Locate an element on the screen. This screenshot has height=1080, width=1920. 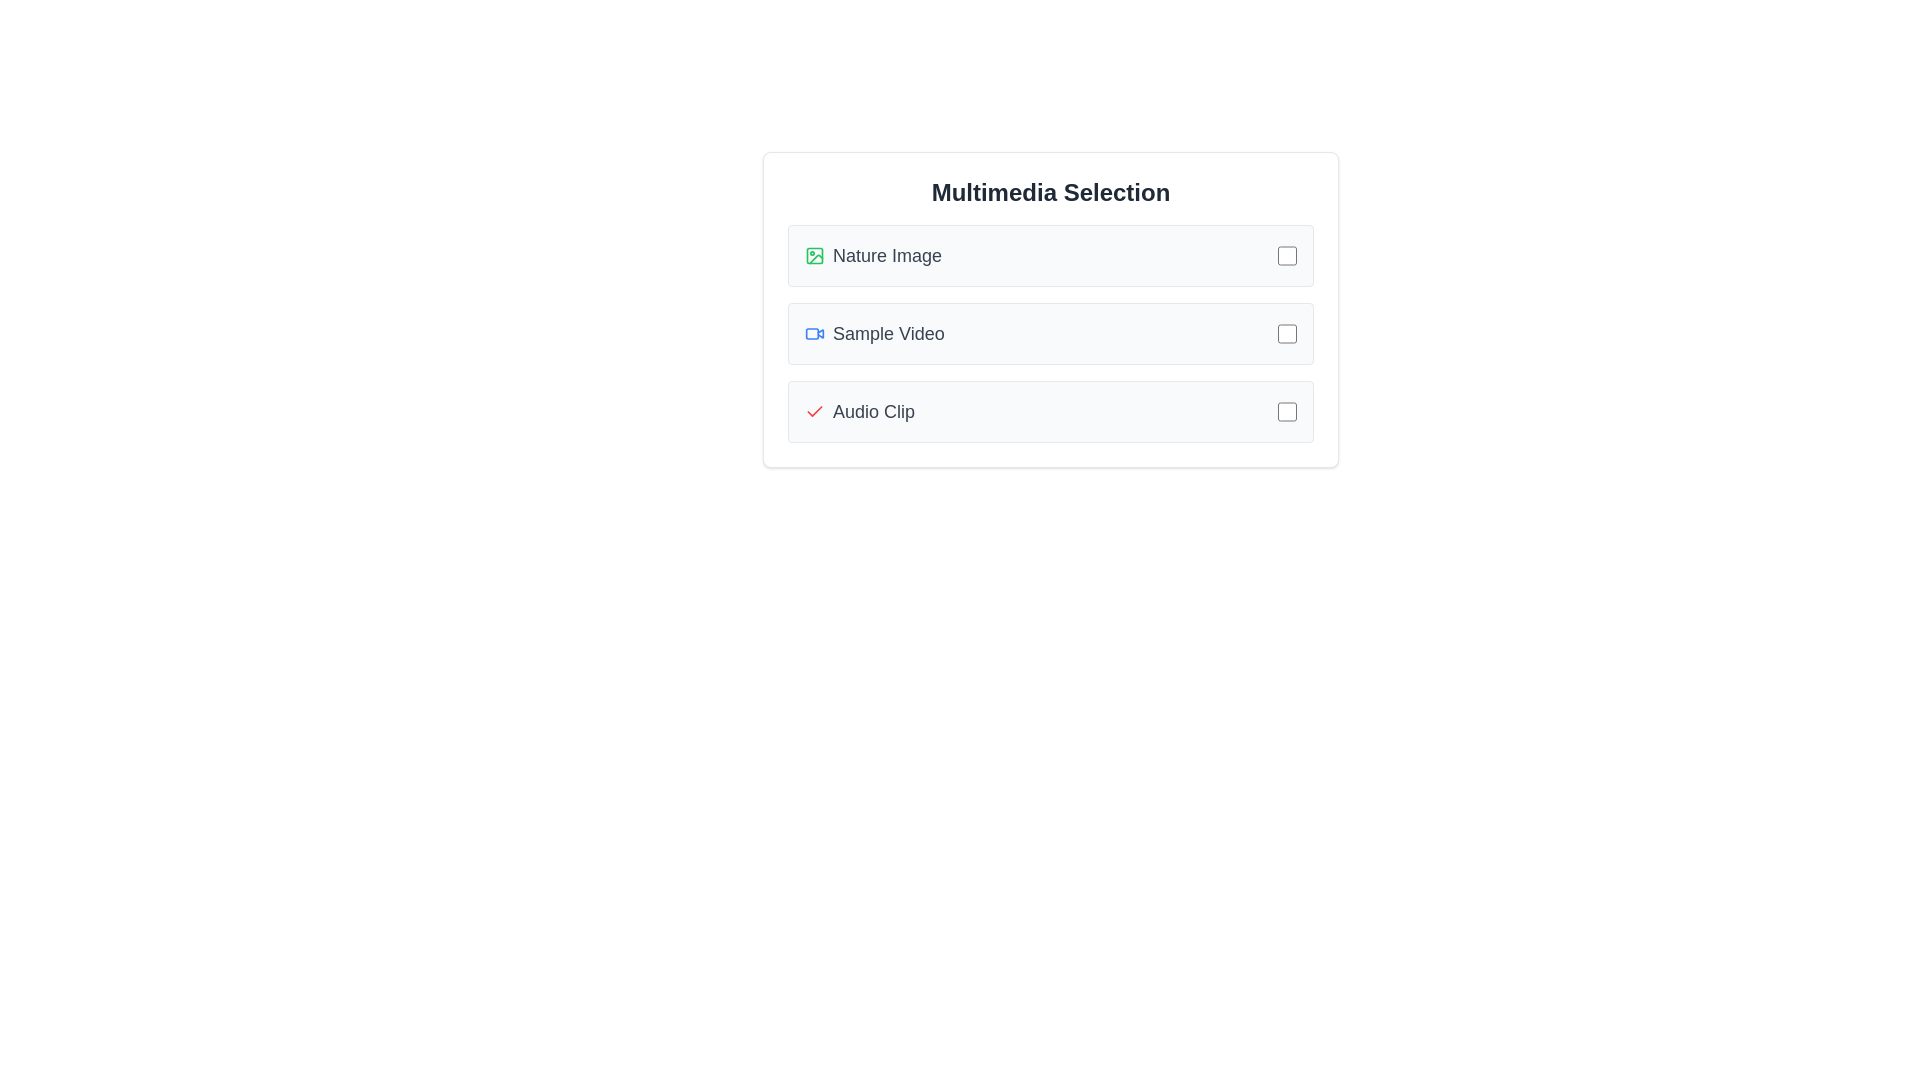
the 'Audio Clip' label with a red checkmark icon located in the 'Multimedia Selection' section, which is the third item in the vertical list is located at coordinates (1040, 411).